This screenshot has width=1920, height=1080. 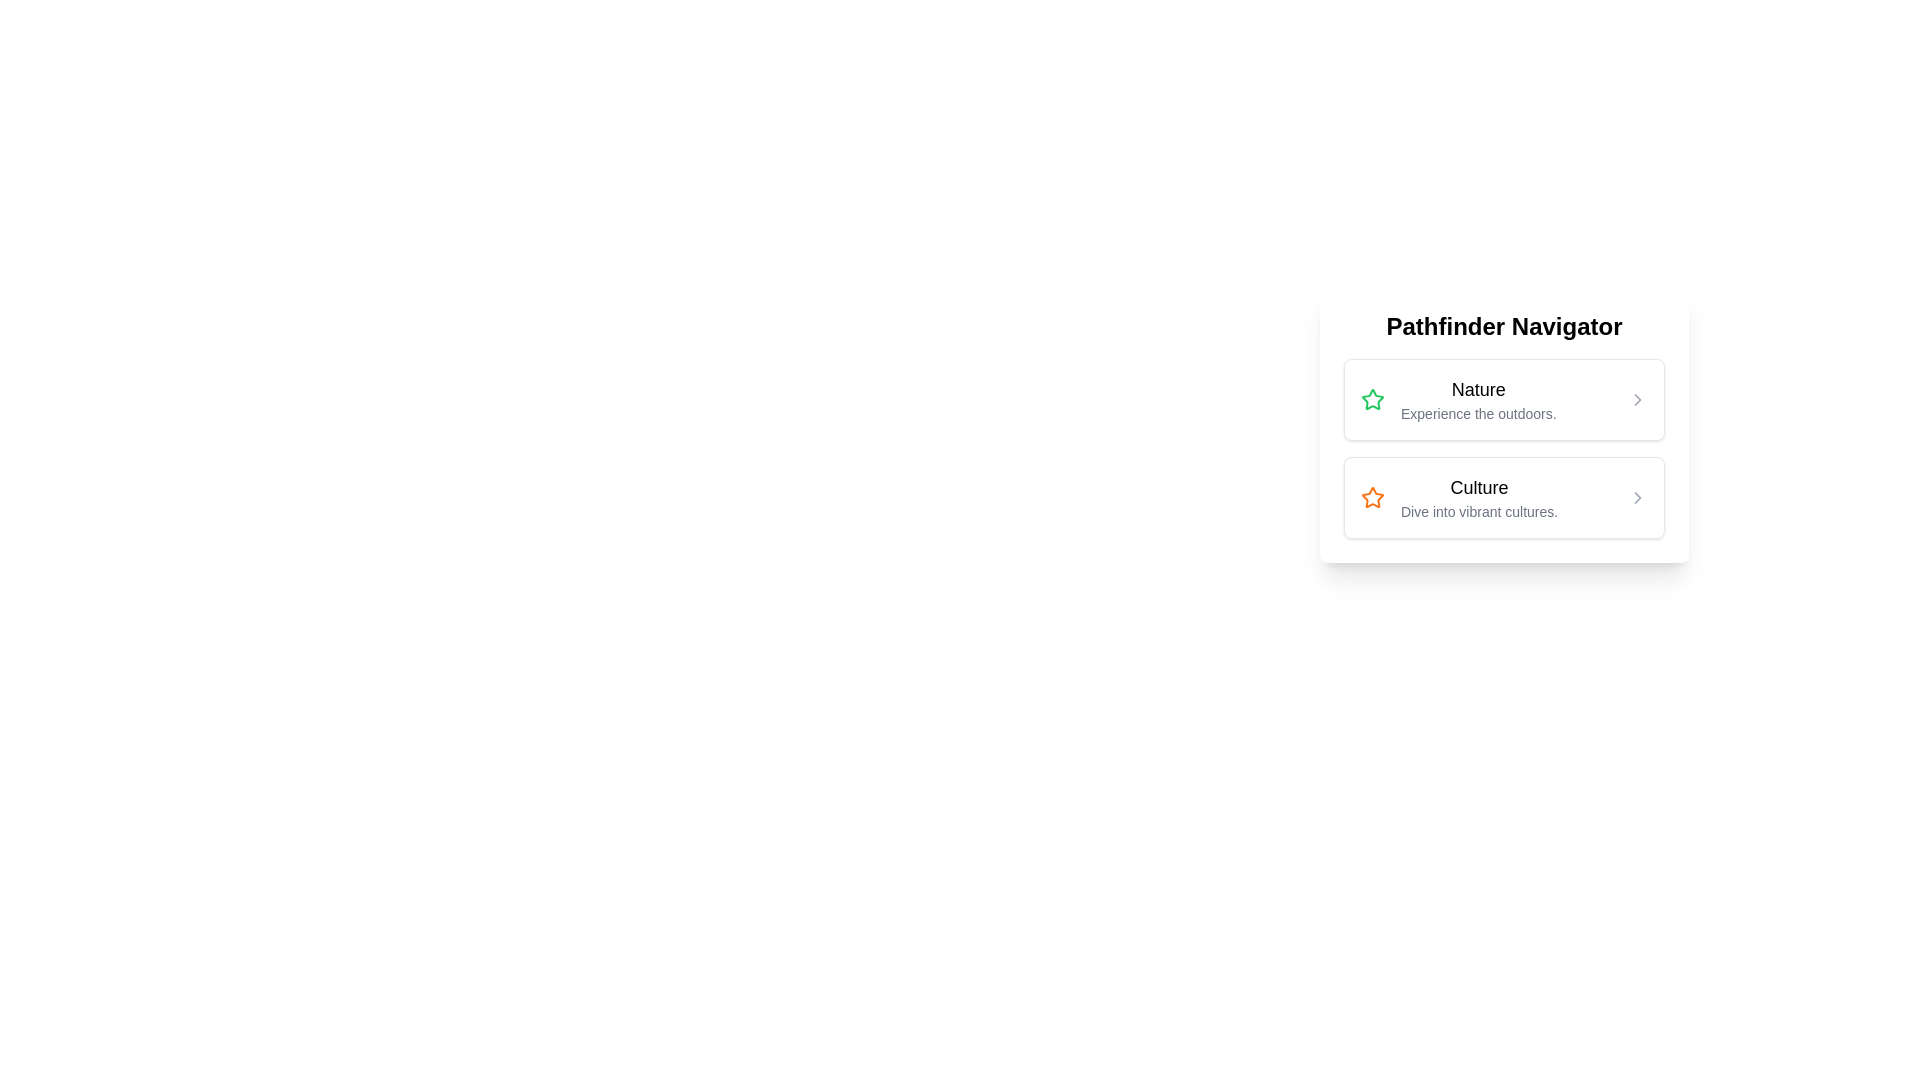 I want to click on the options within the Card component that allows navigation, so click(x=1504, y=505).